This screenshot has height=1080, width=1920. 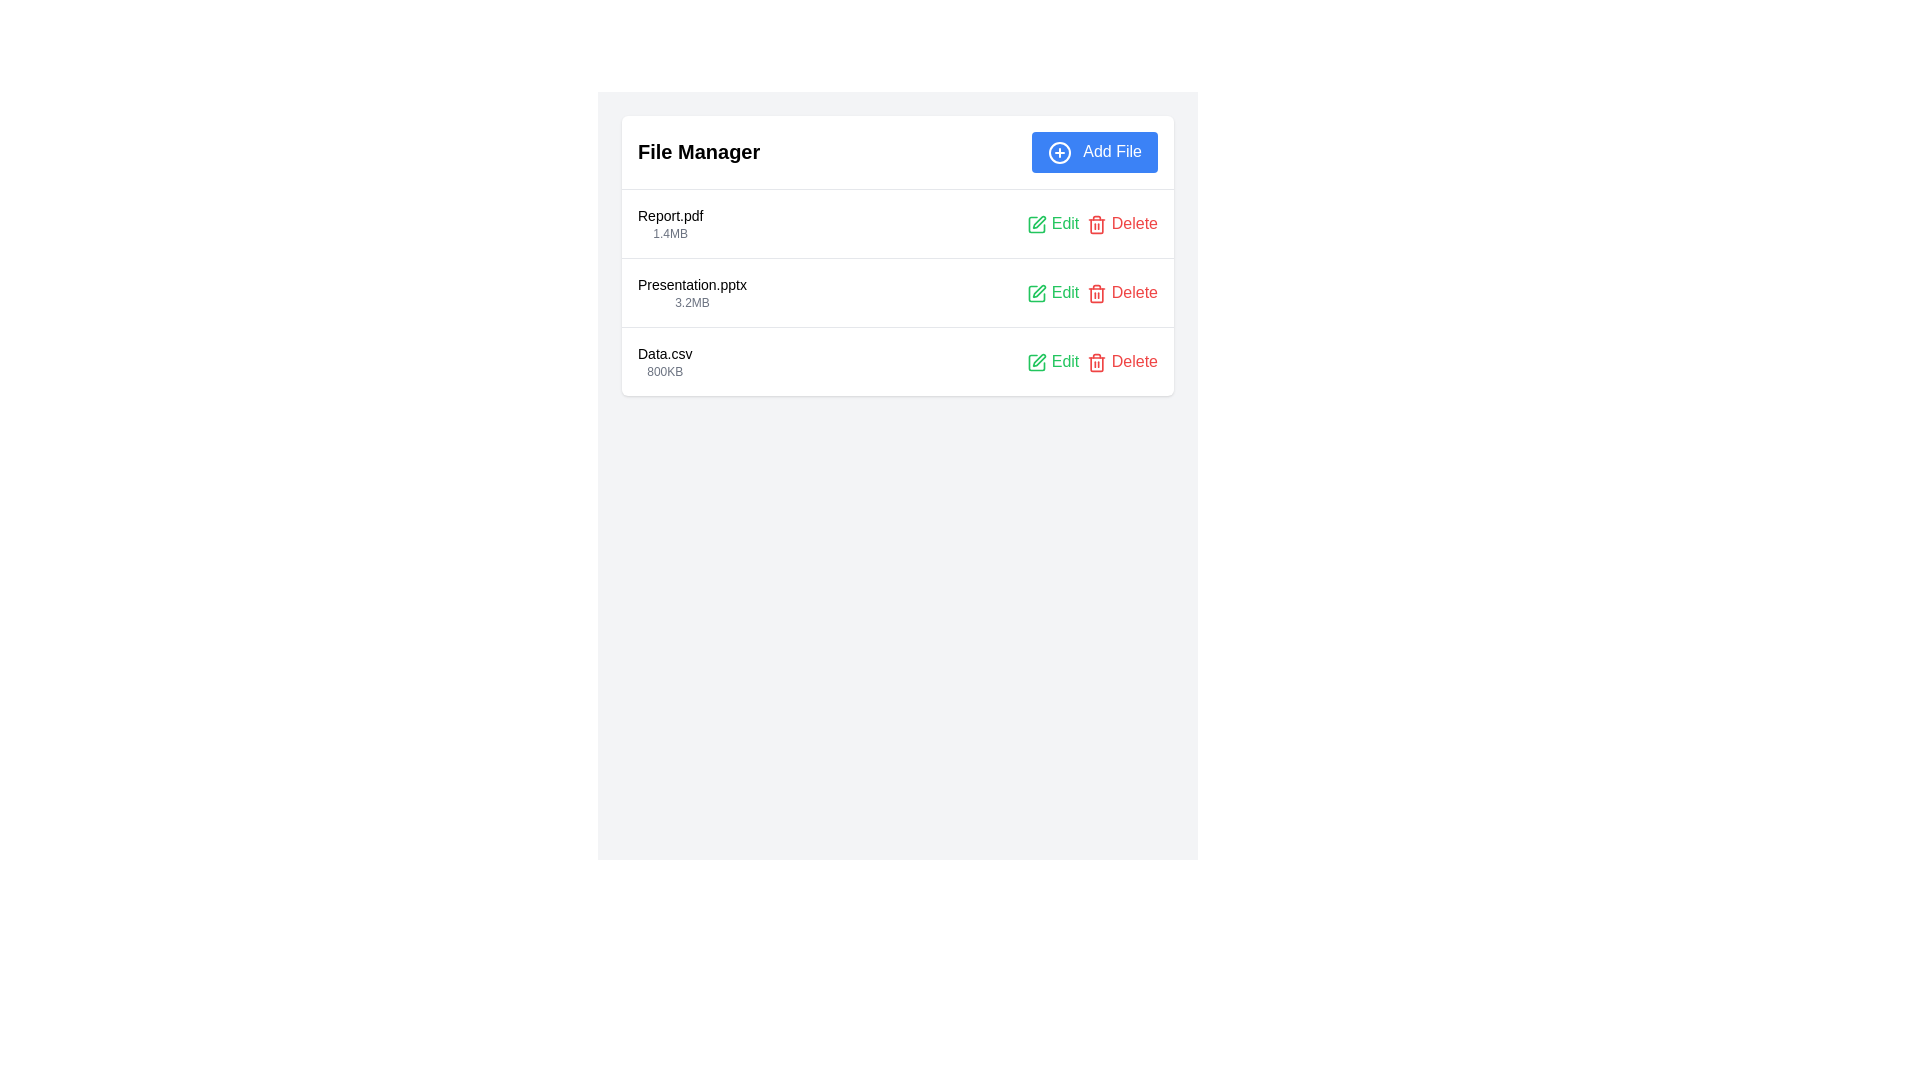 What do you see at coordinates (1122, 361) in the screenshot?
I see `the red 'Delete' text label with a trash bin icon located at the right end of the third row in the 'File Manager' card` at bounding box center [1122, 361].